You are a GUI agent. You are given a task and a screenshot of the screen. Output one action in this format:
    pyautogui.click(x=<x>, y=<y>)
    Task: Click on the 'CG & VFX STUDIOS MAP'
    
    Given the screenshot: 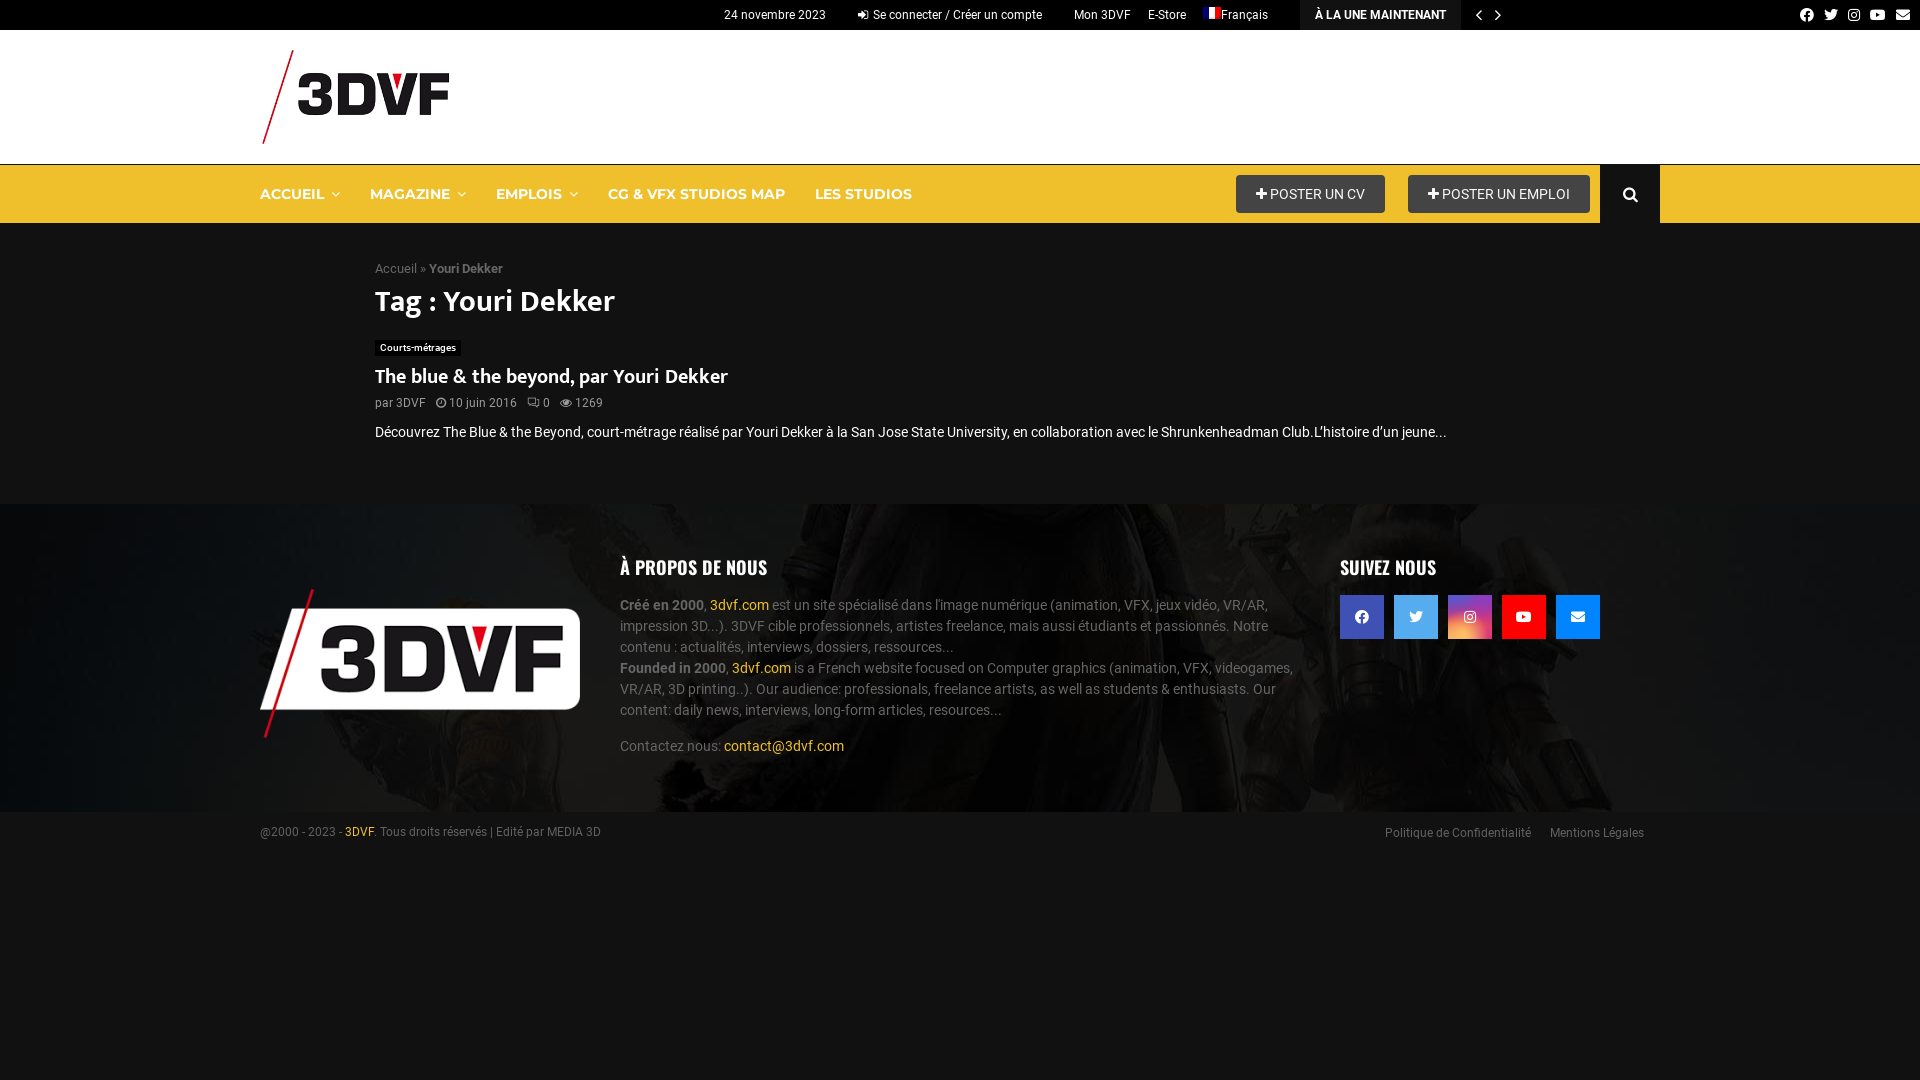 What is the action you would take?
    pyautogui.click(x=696, y=193)
    